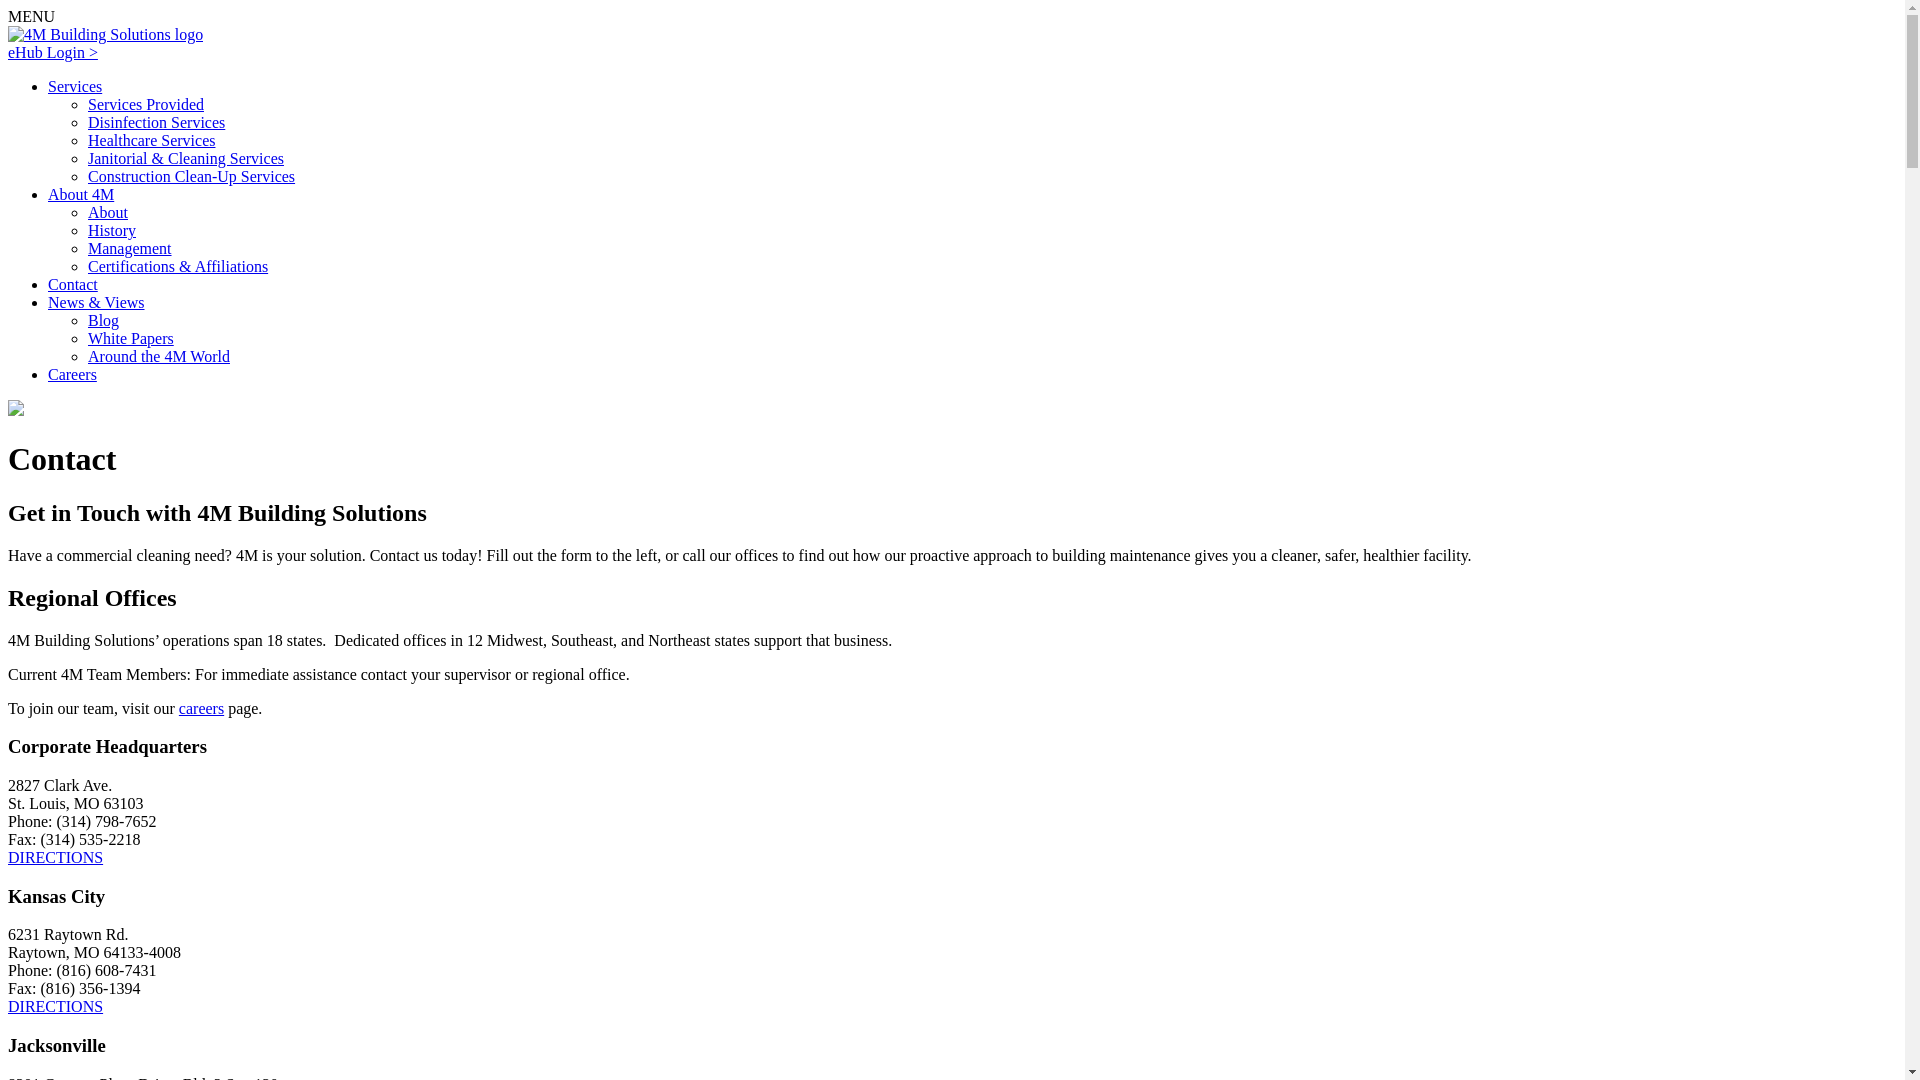 The image size is (1920, 1080). Describe the element at coordinates (157, 355) in the screenshot. I see `'Around the 4M World'` at that location.